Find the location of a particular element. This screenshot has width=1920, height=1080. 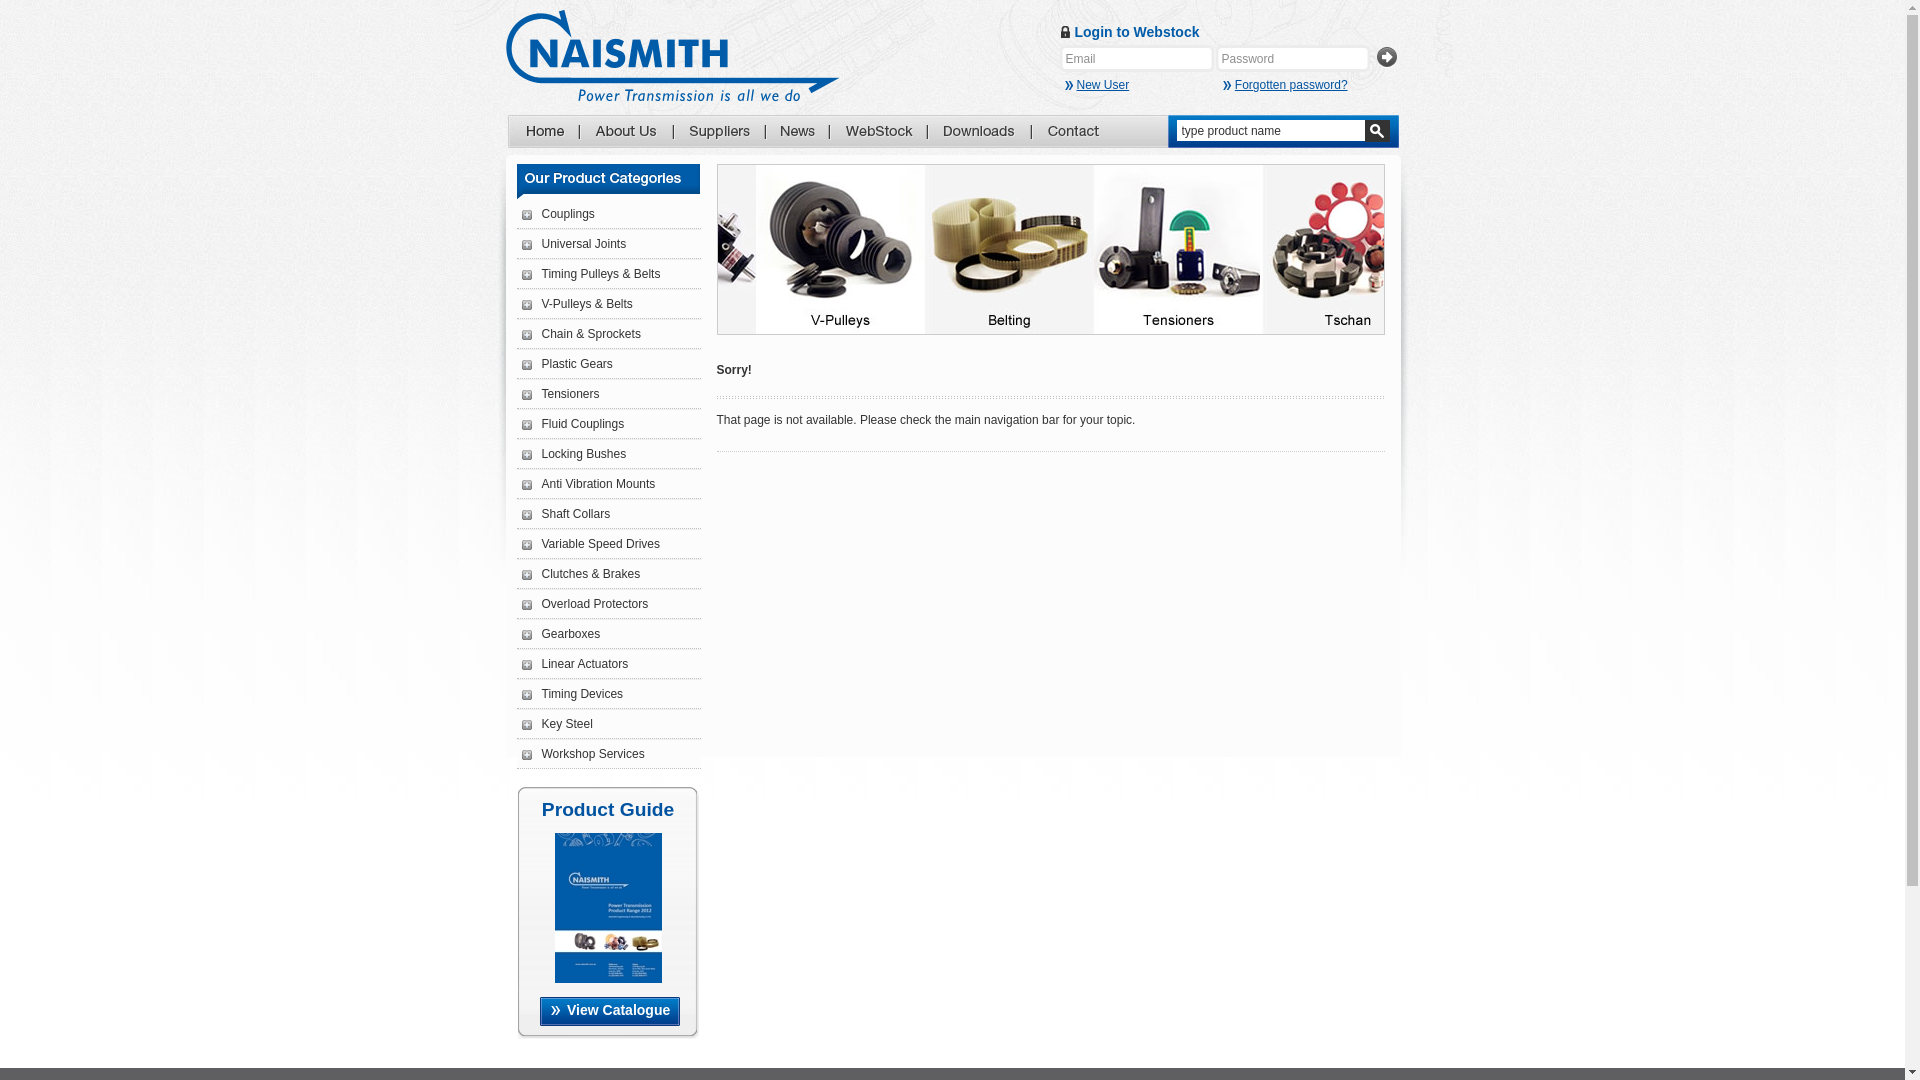

'Gearboxes' is located at coordinates (560, 633).